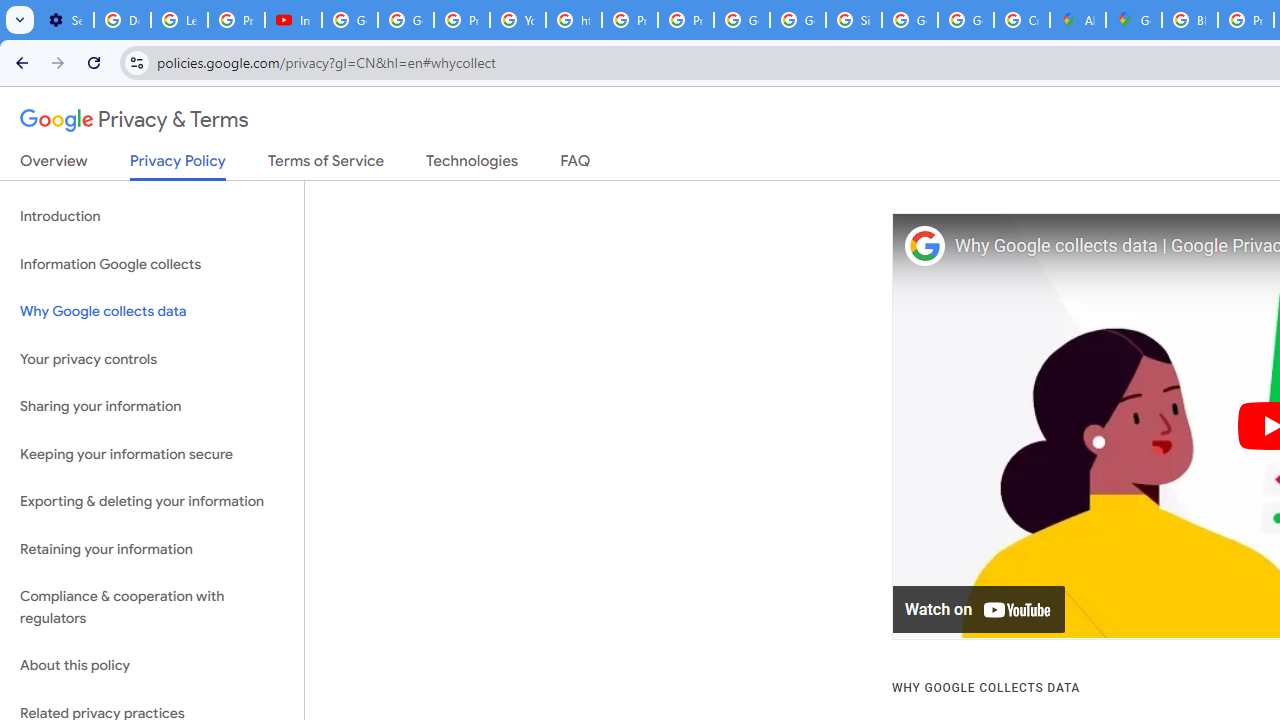 This screenshot has width=1280, height=720. Describe the element at coordinates (979, 609) in the screenshot. I see `'Watch on YouTube'` at that location.